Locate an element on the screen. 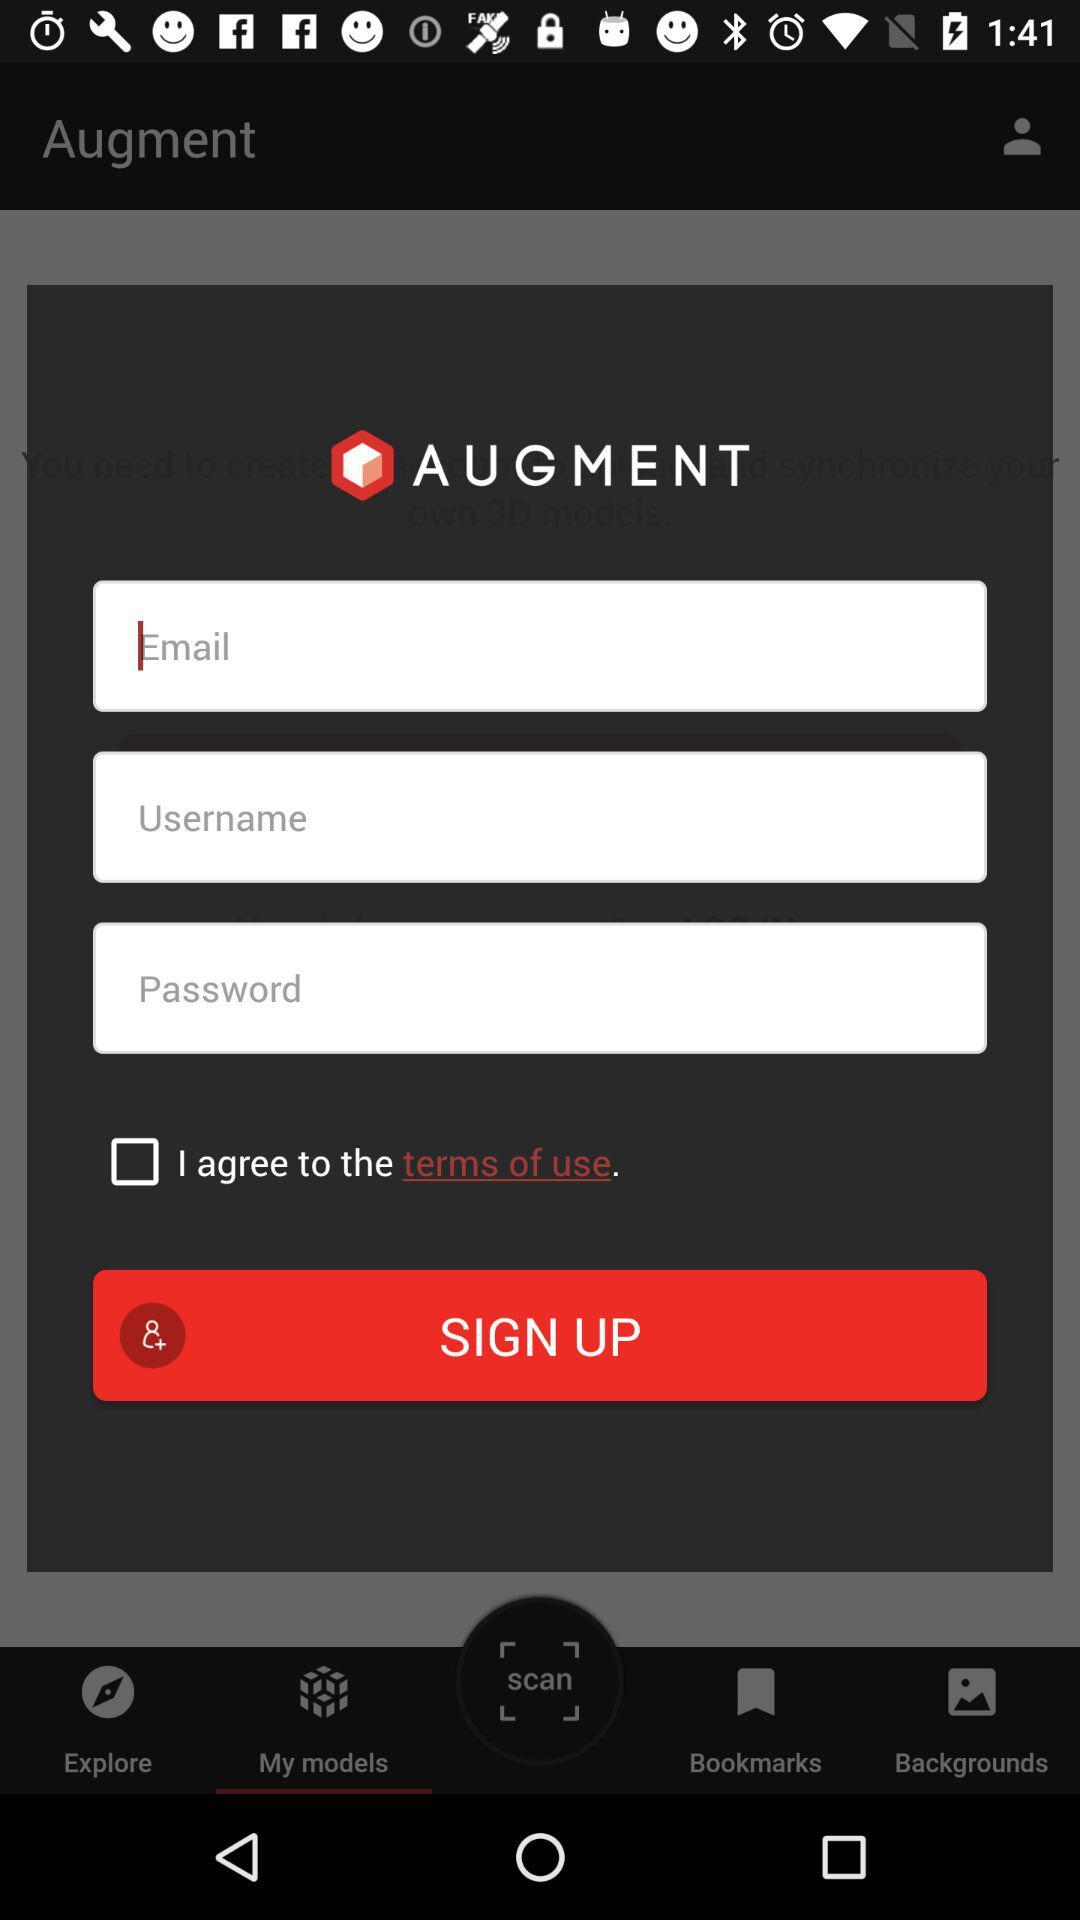 This screenshot has height=1920, width=1080. input your email is located at coordinates (540, 646).